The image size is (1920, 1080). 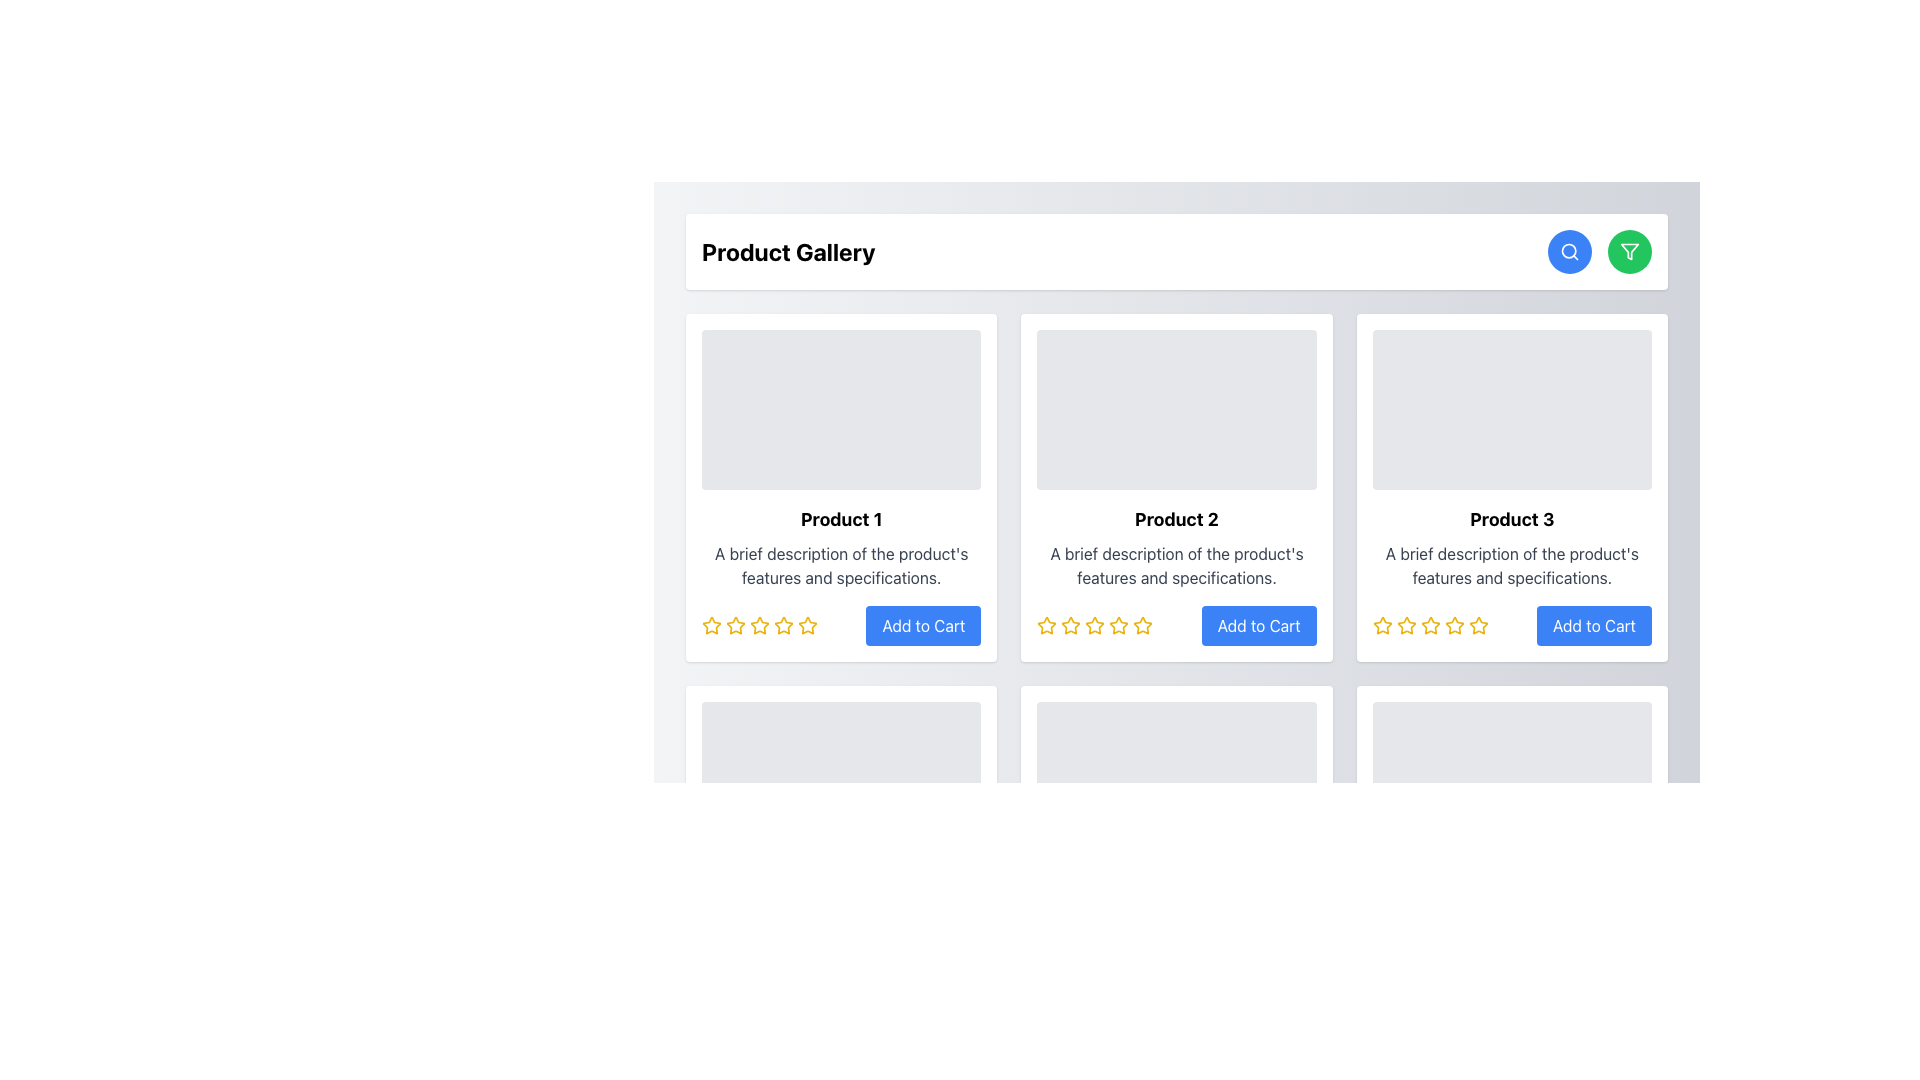 What do you see at coordinates (841, 408) in the screenshot?
I see `the image placeholder for 'Product 1' located in the top-left corner of its product card` at bounding box center [841, 408].